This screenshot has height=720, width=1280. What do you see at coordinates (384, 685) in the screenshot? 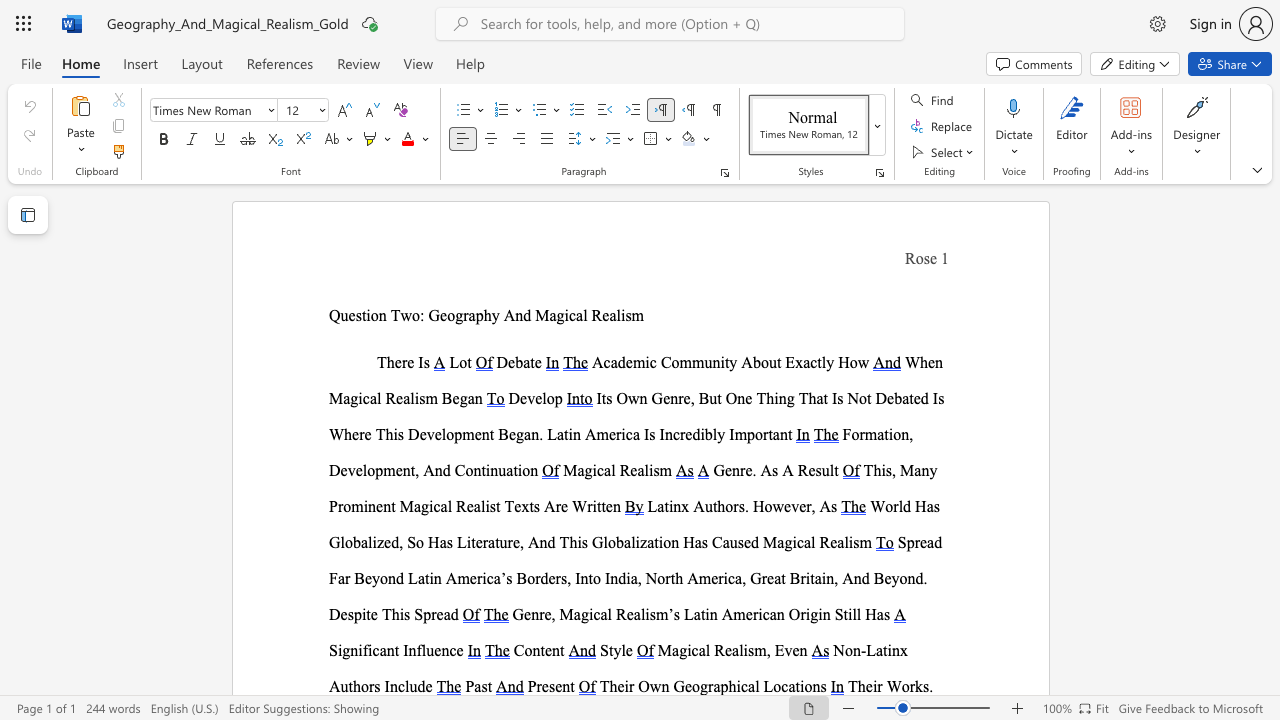
I see `the subset text "Includ" within the text "Non-Latinx Authors Include"` at bounding box center [384, 685].